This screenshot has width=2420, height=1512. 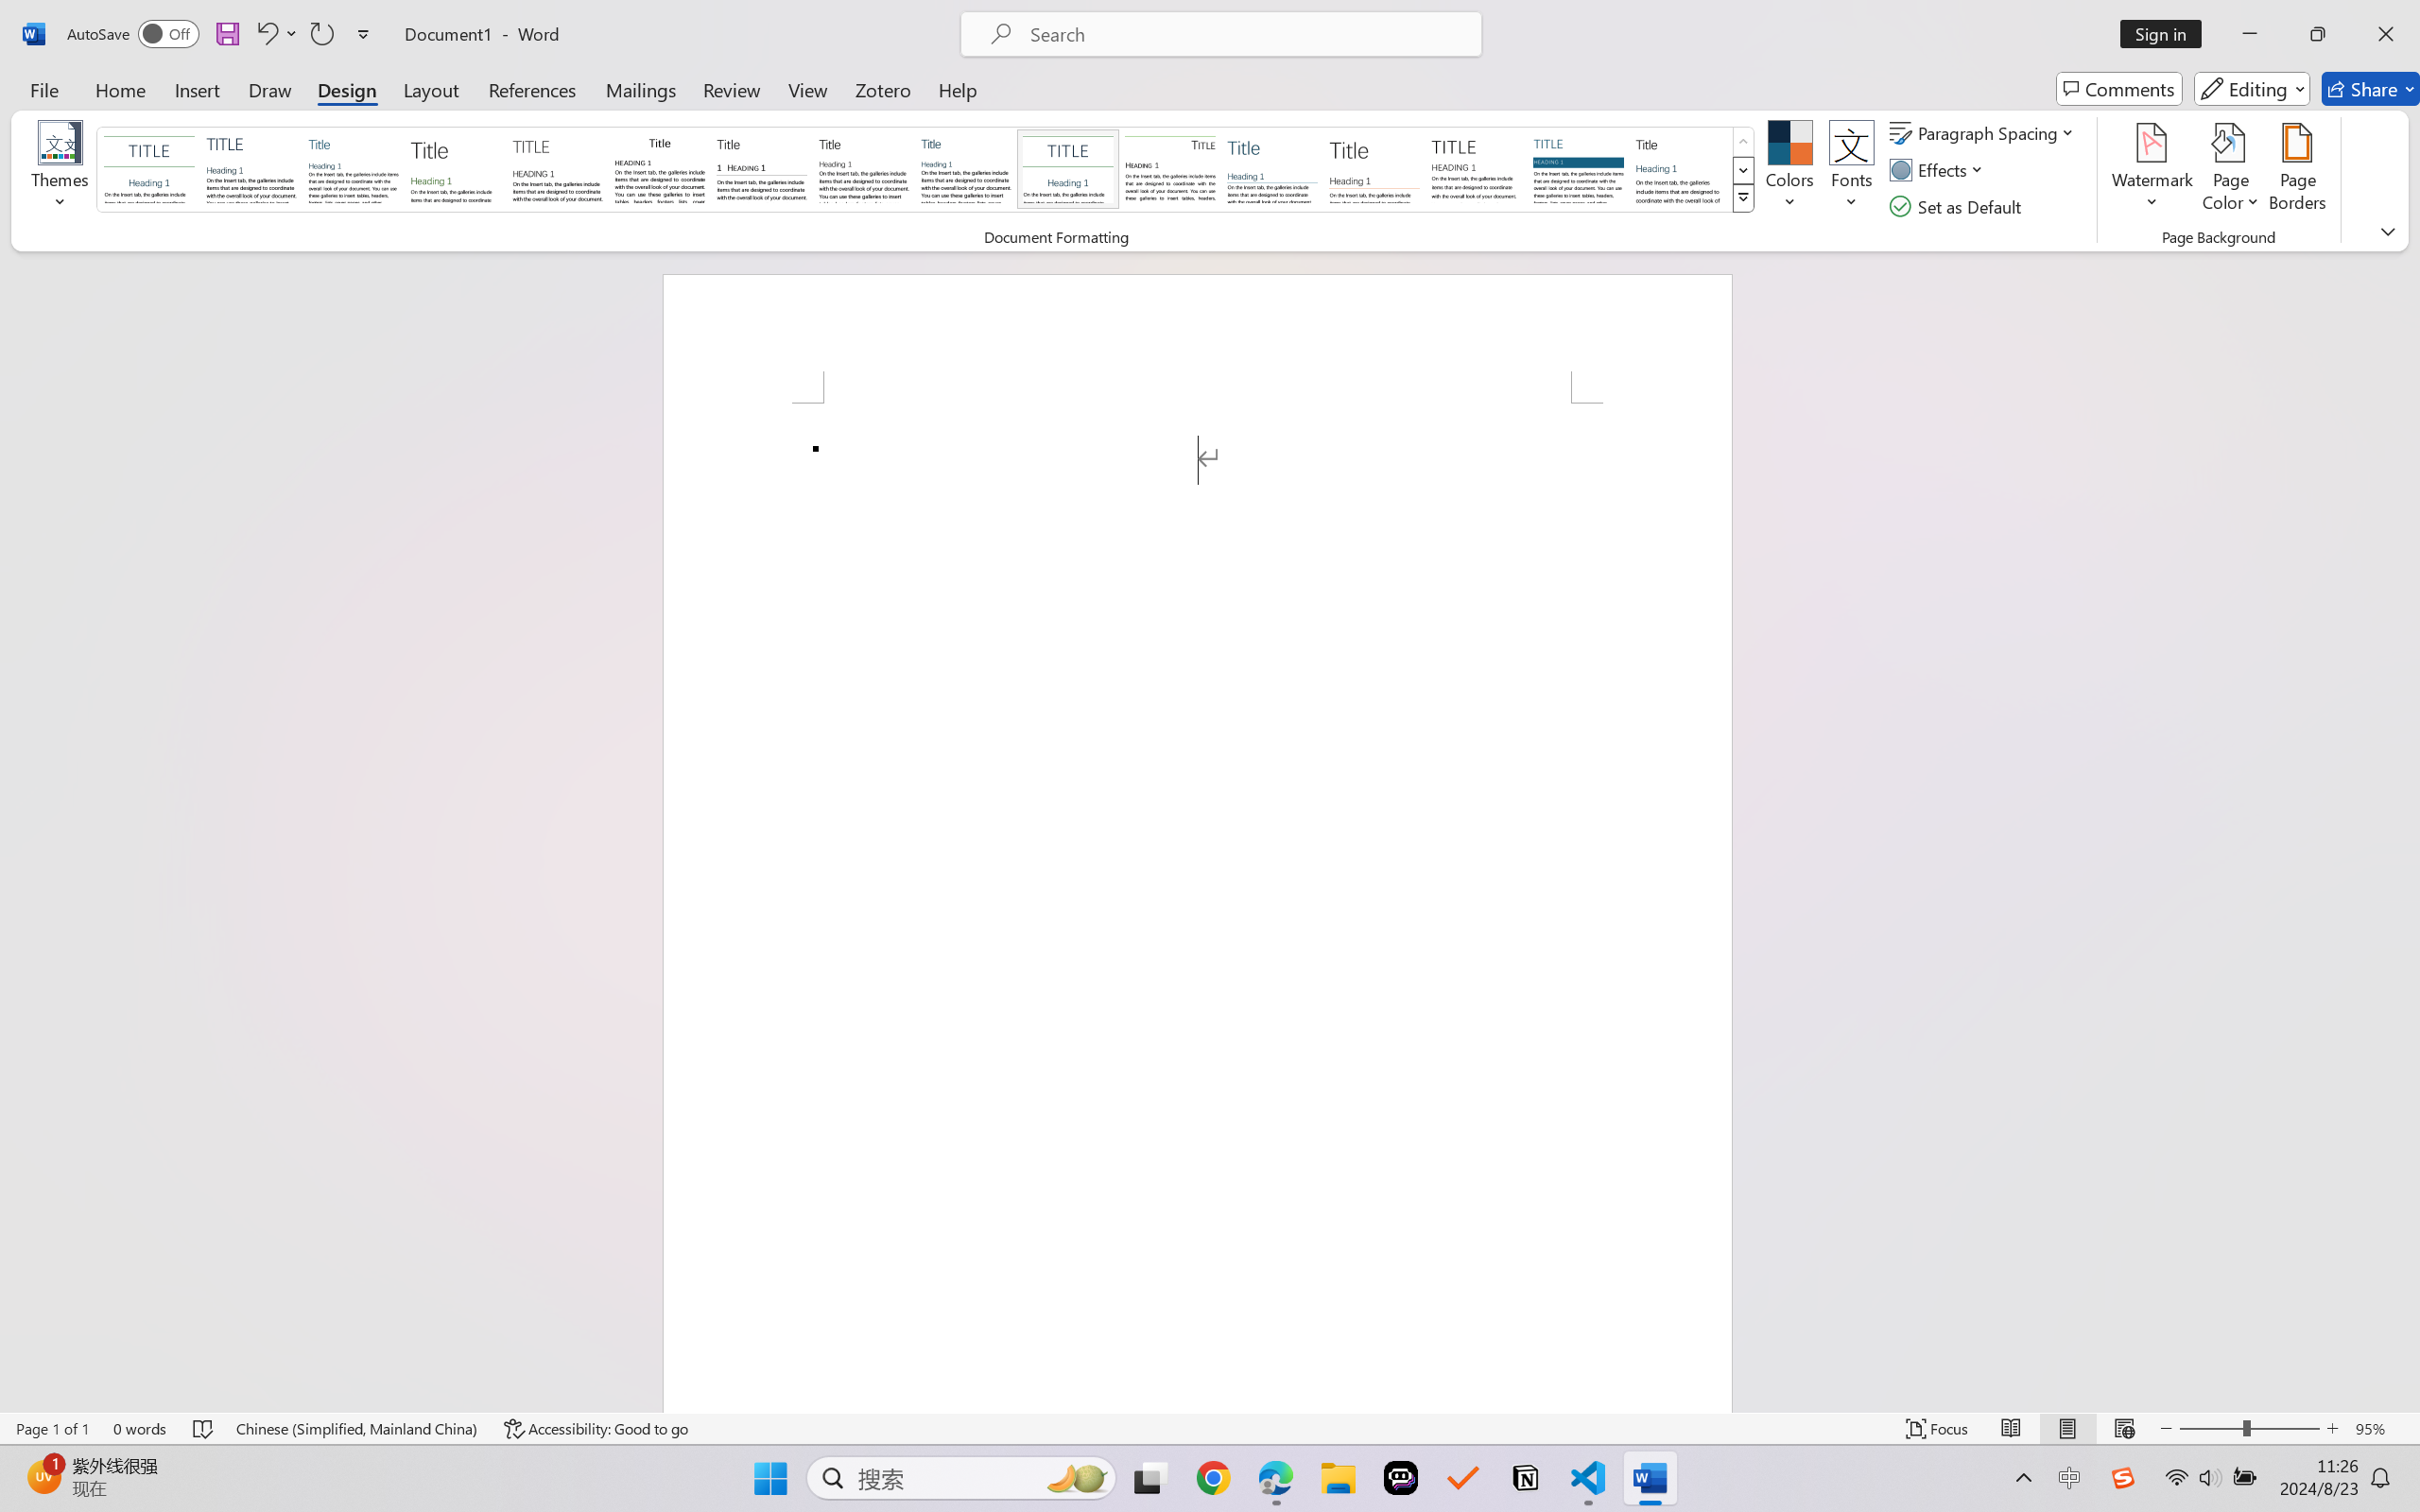 I want to click on 'Watermark', so click(x=2152, y=170).